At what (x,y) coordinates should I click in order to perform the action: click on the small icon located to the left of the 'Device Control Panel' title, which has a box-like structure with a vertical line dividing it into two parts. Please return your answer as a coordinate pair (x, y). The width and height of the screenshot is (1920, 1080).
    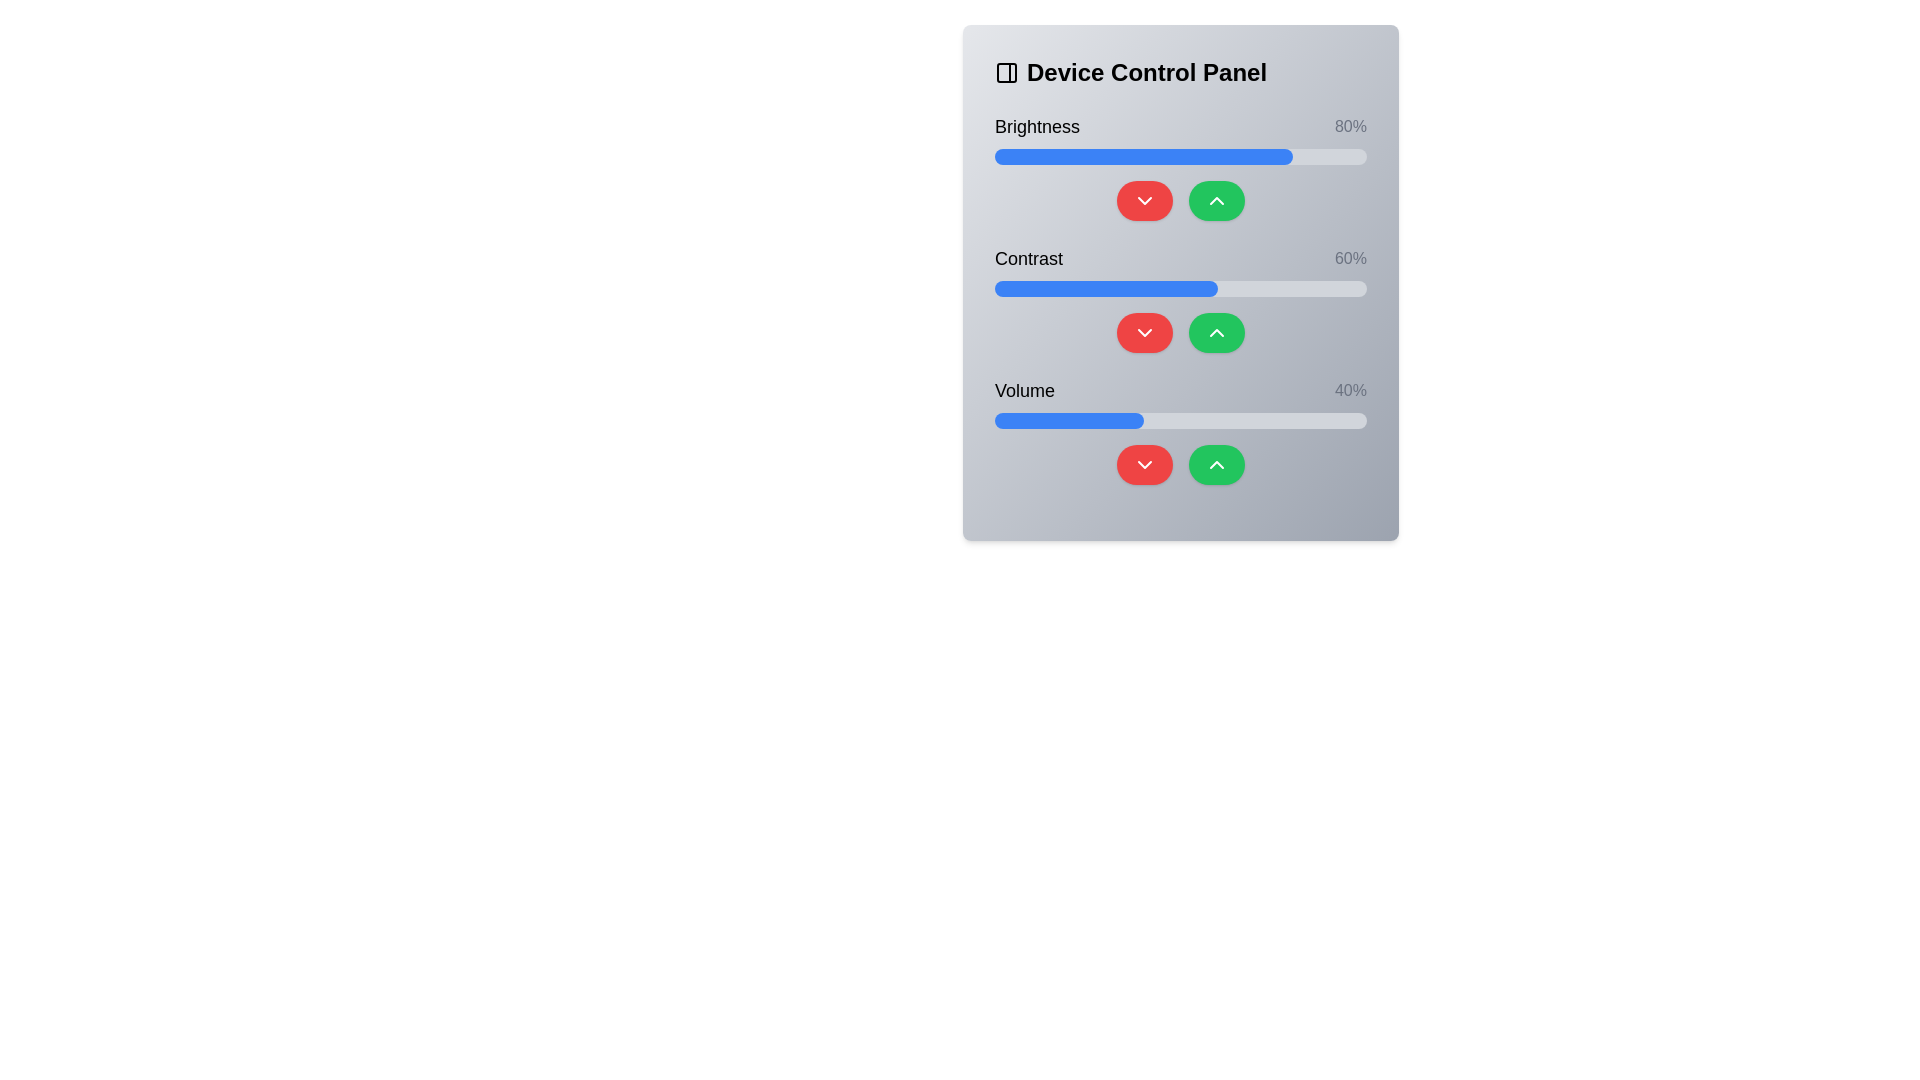
    Looking at the image, I should click on (1007, 72).